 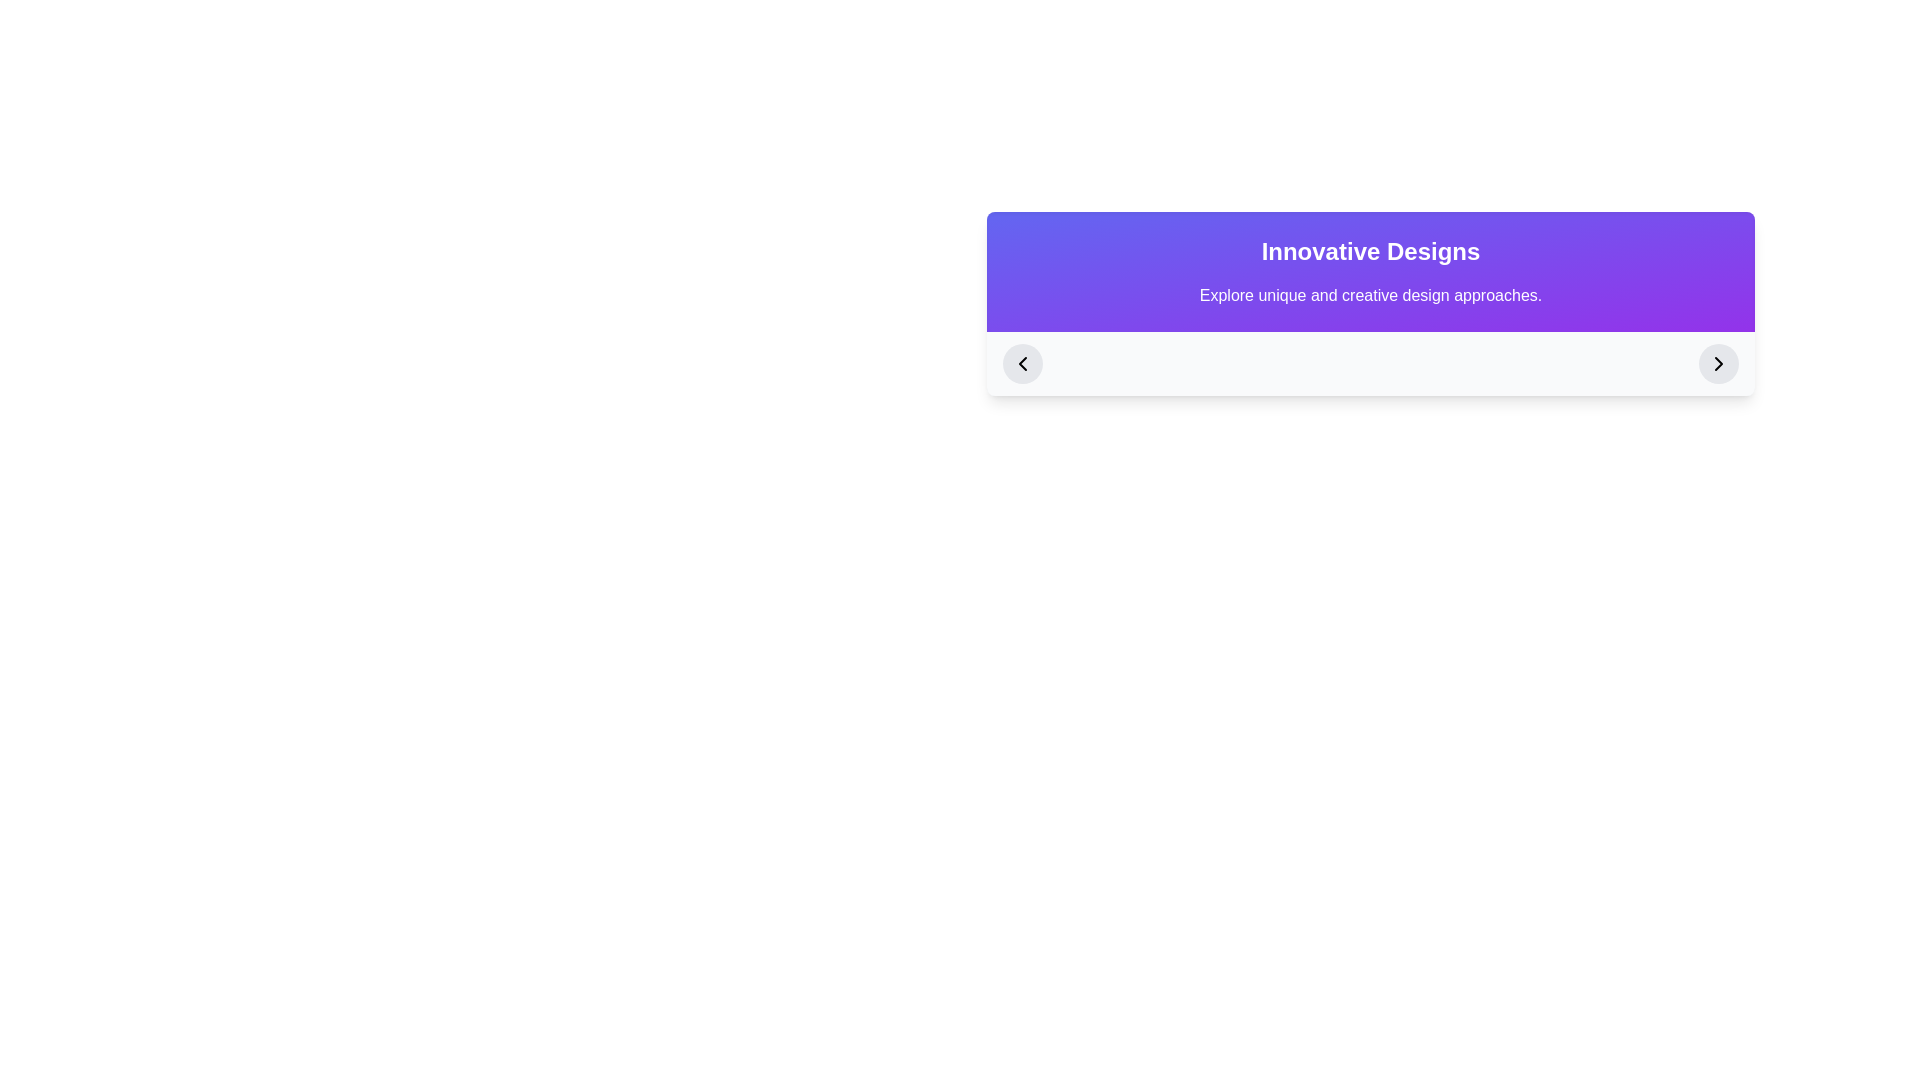 I want to click on the gray circular button that serves as the 'Previous' button for navigating back within the sequence or gallery, located at the bottom-left corner of the 'Innovative Designs' card, so click(x=1022, y=363).